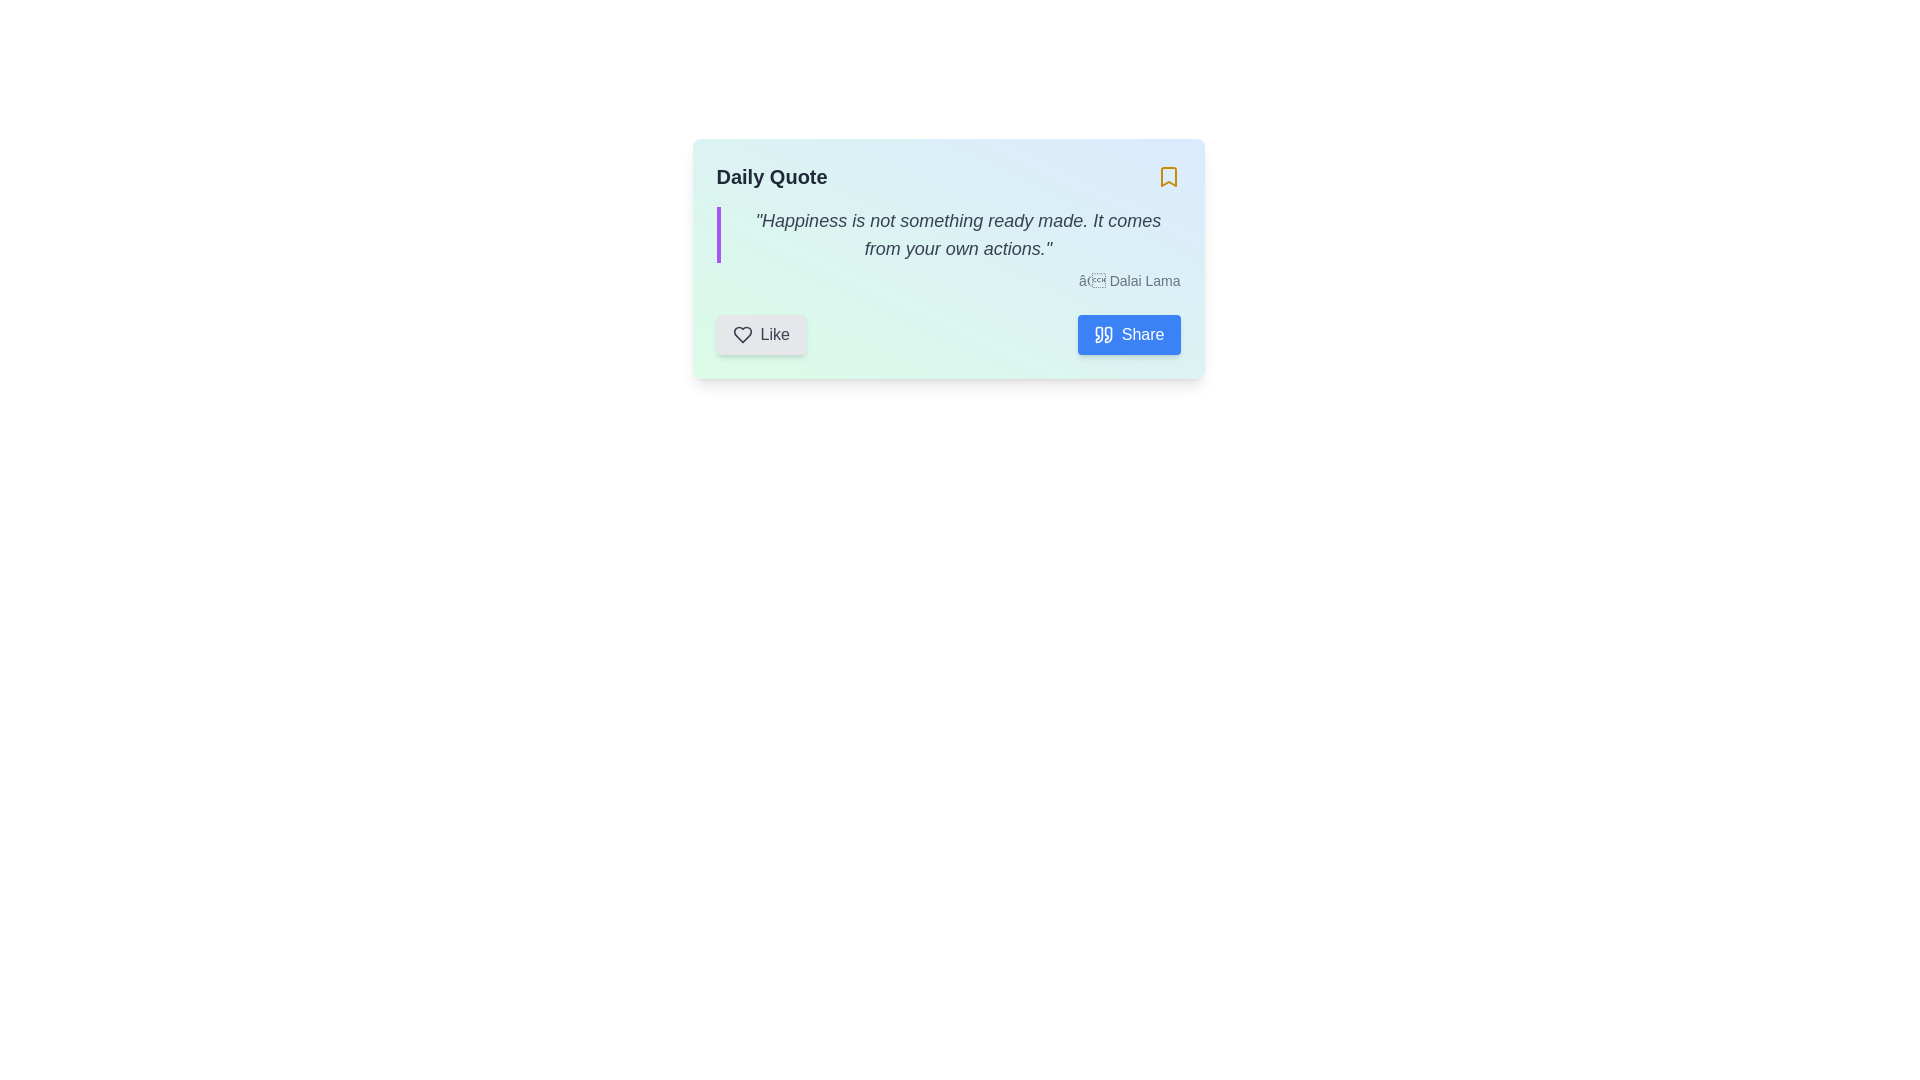 Image resolution: width=1920 pixels, height=1080 pixels. I want to click on the text label within the button that indicates the liking action, located to the right of a heart icon at the bottom-left corner of the quote card, so click(774, 334).